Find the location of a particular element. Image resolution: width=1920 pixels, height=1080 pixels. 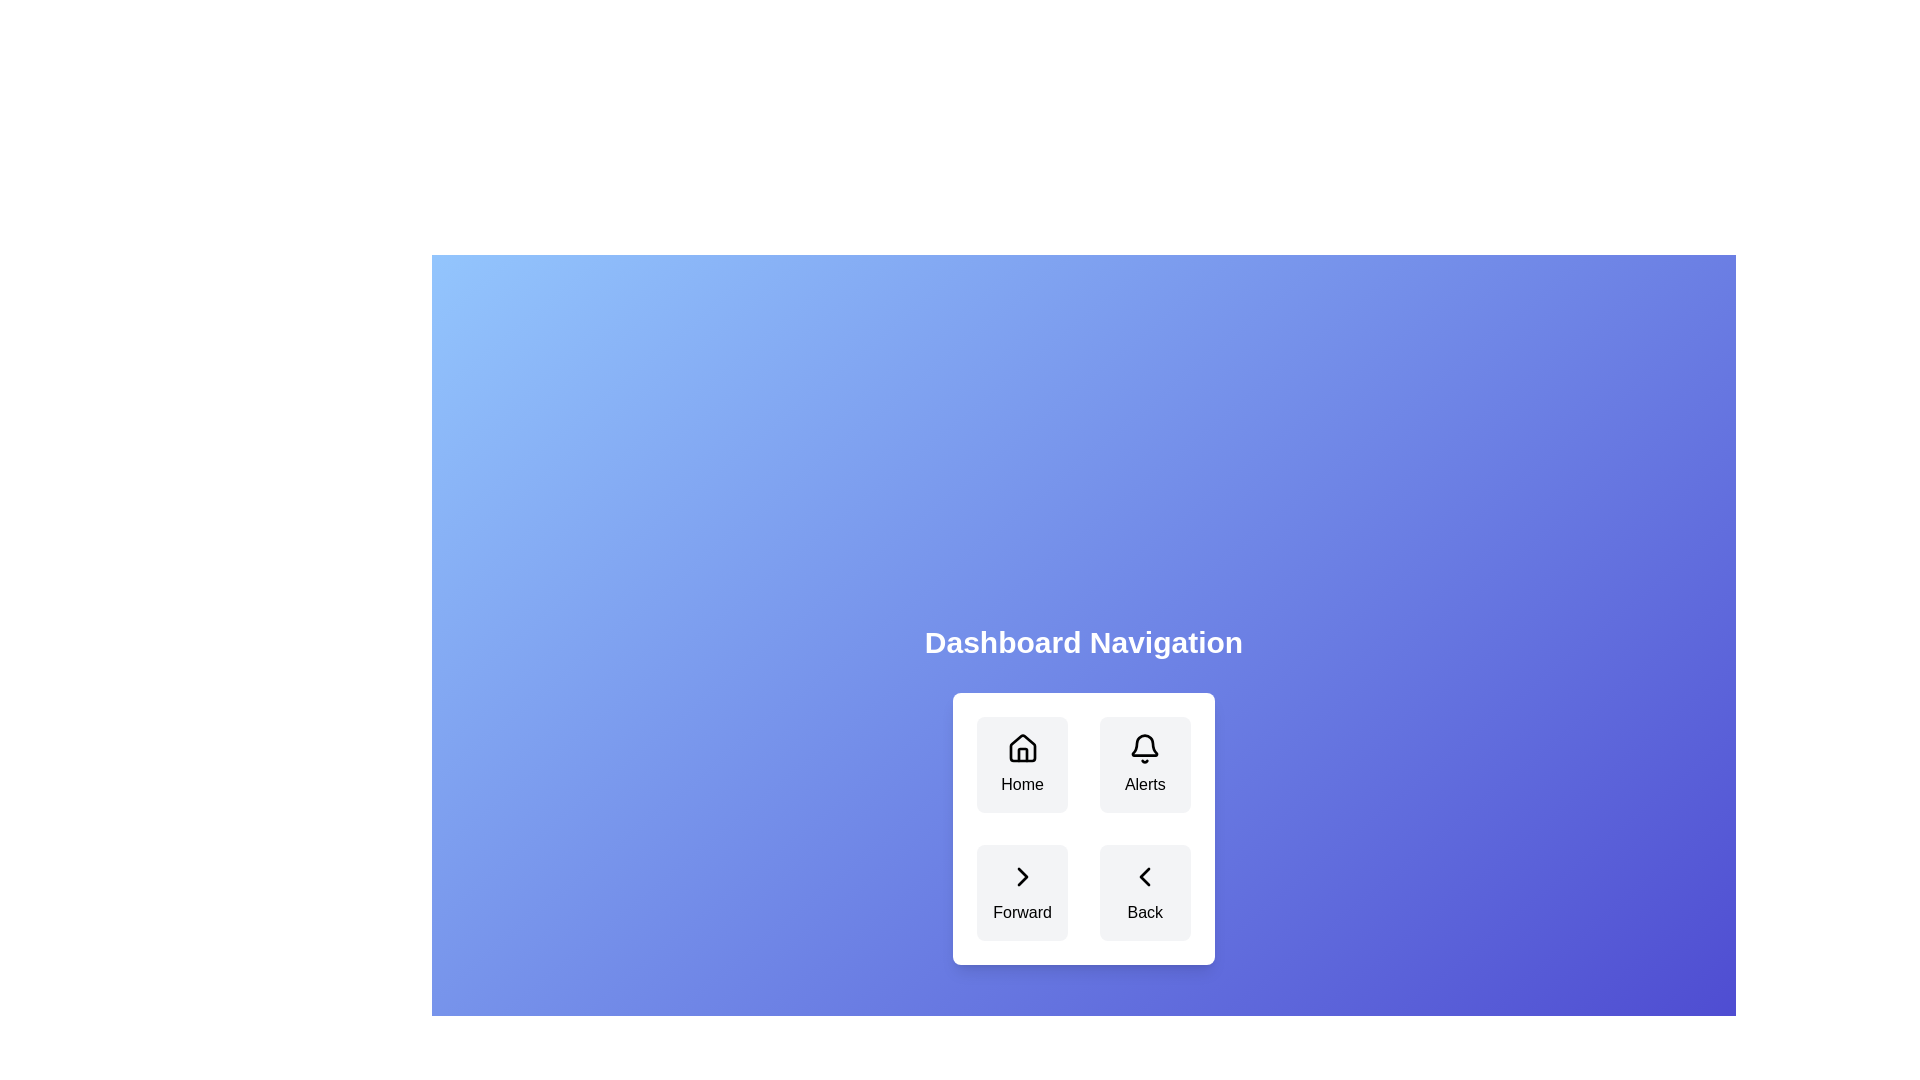

text label 'Alerts' located centrally beneath the bell icon in the top-right button of the four-button grid is located at coordinates (1145, 784).